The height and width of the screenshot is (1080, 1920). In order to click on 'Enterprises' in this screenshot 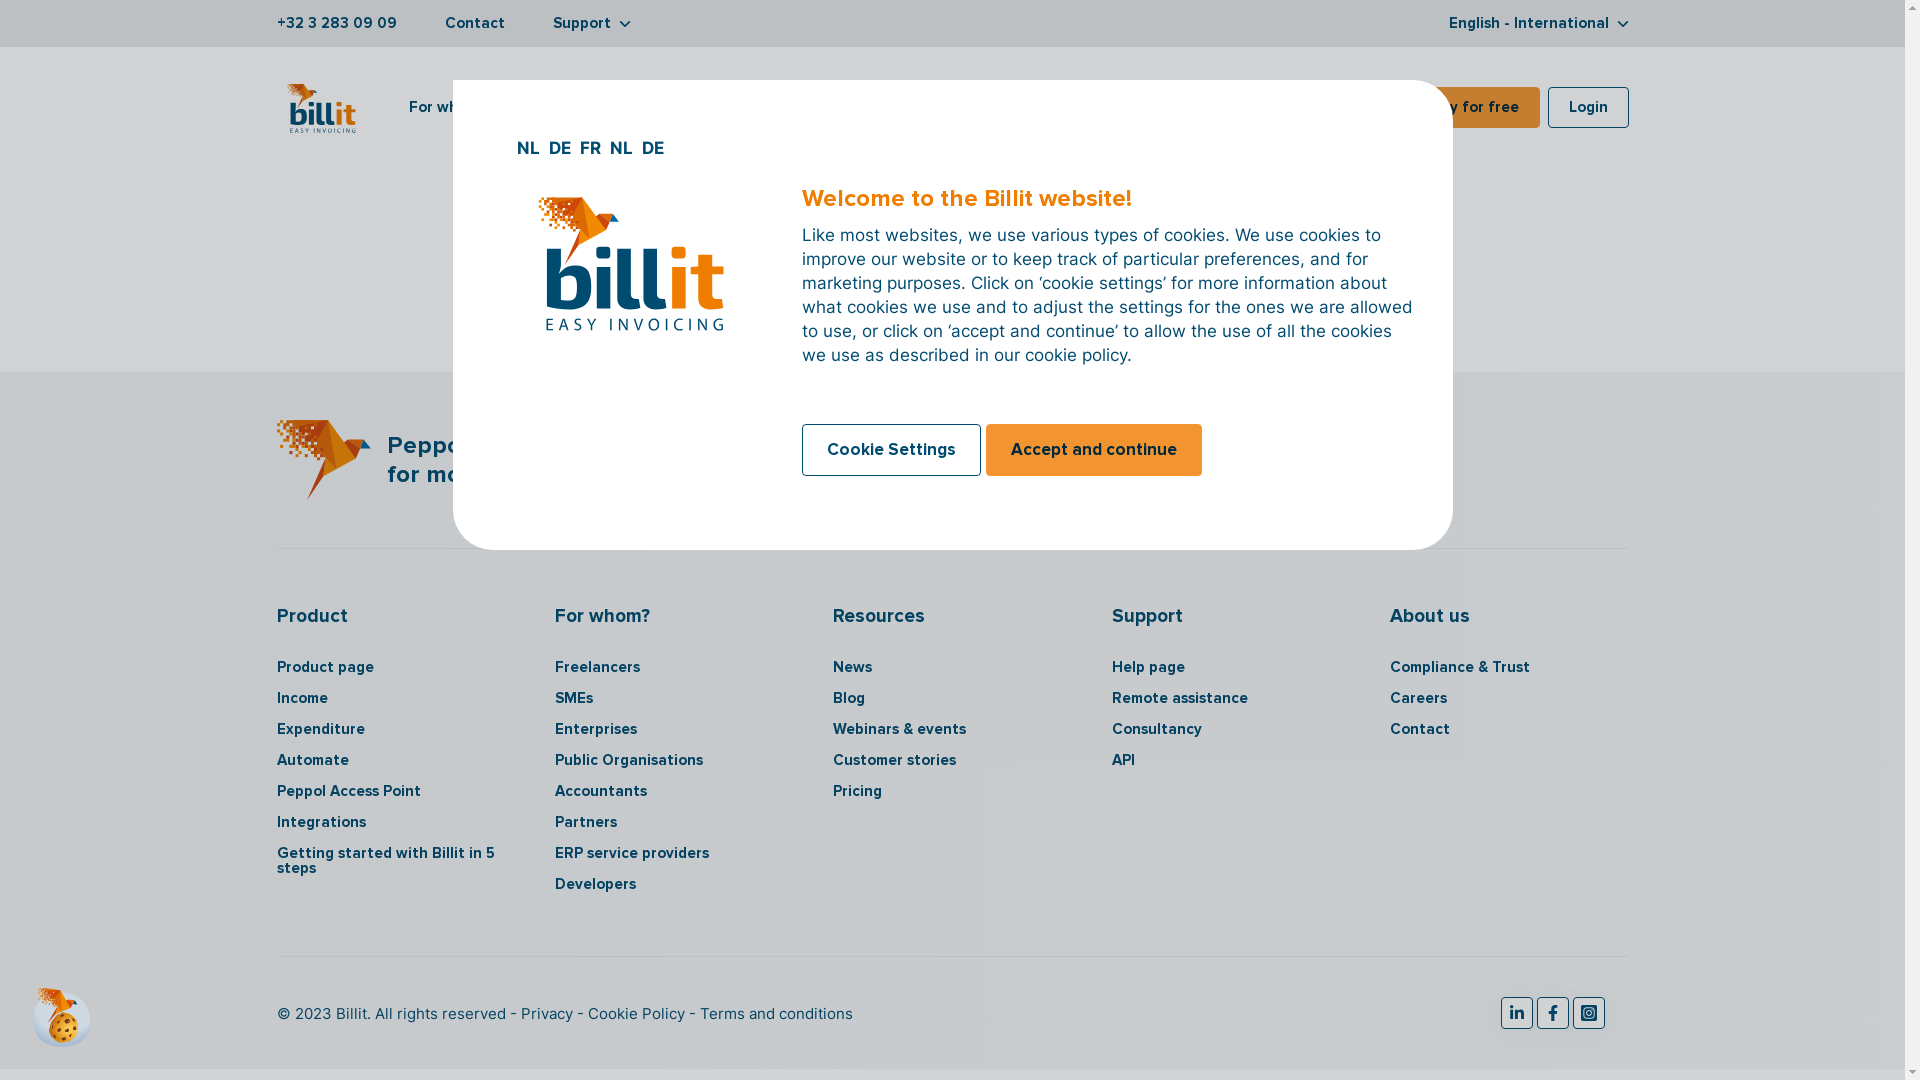, I will do `click(673, 729)`.